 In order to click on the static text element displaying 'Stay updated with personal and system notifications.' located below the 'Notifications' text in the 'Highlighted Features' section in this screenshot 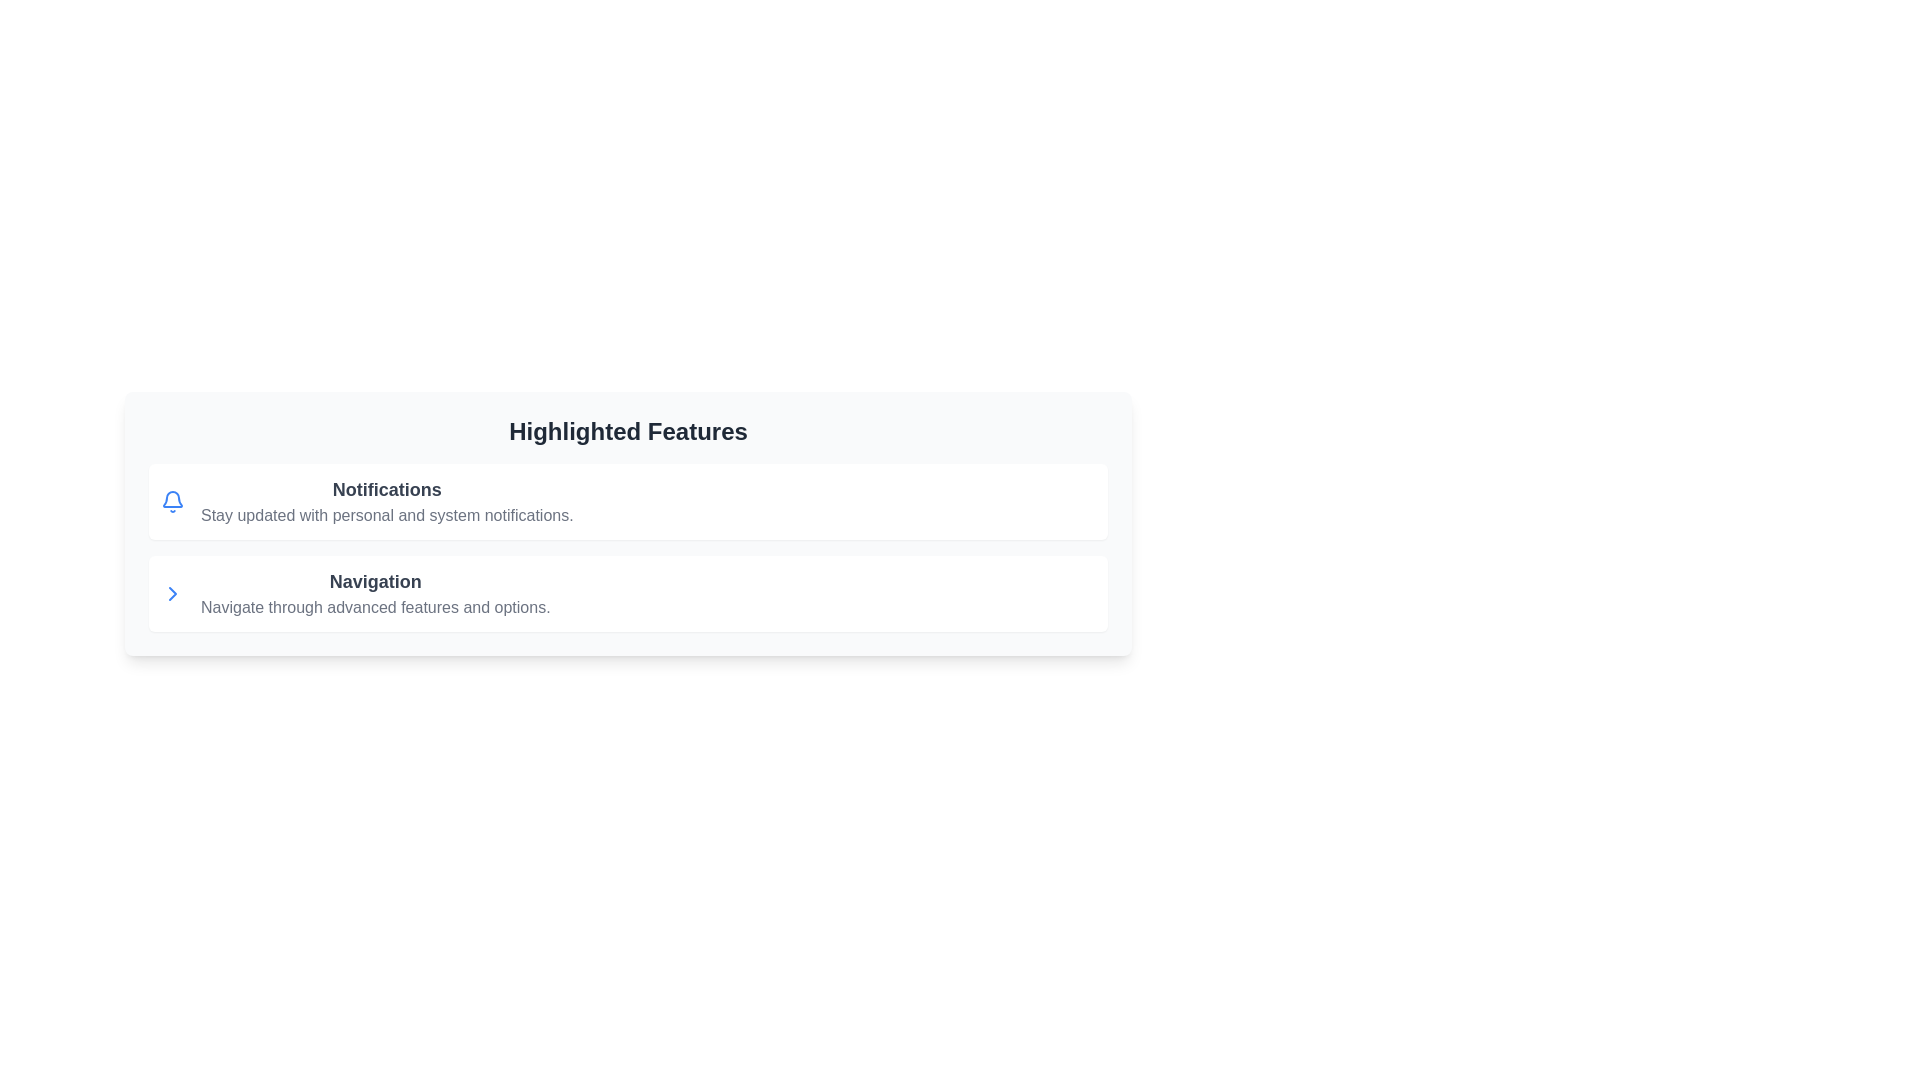, I will do `click(387, 515)`.